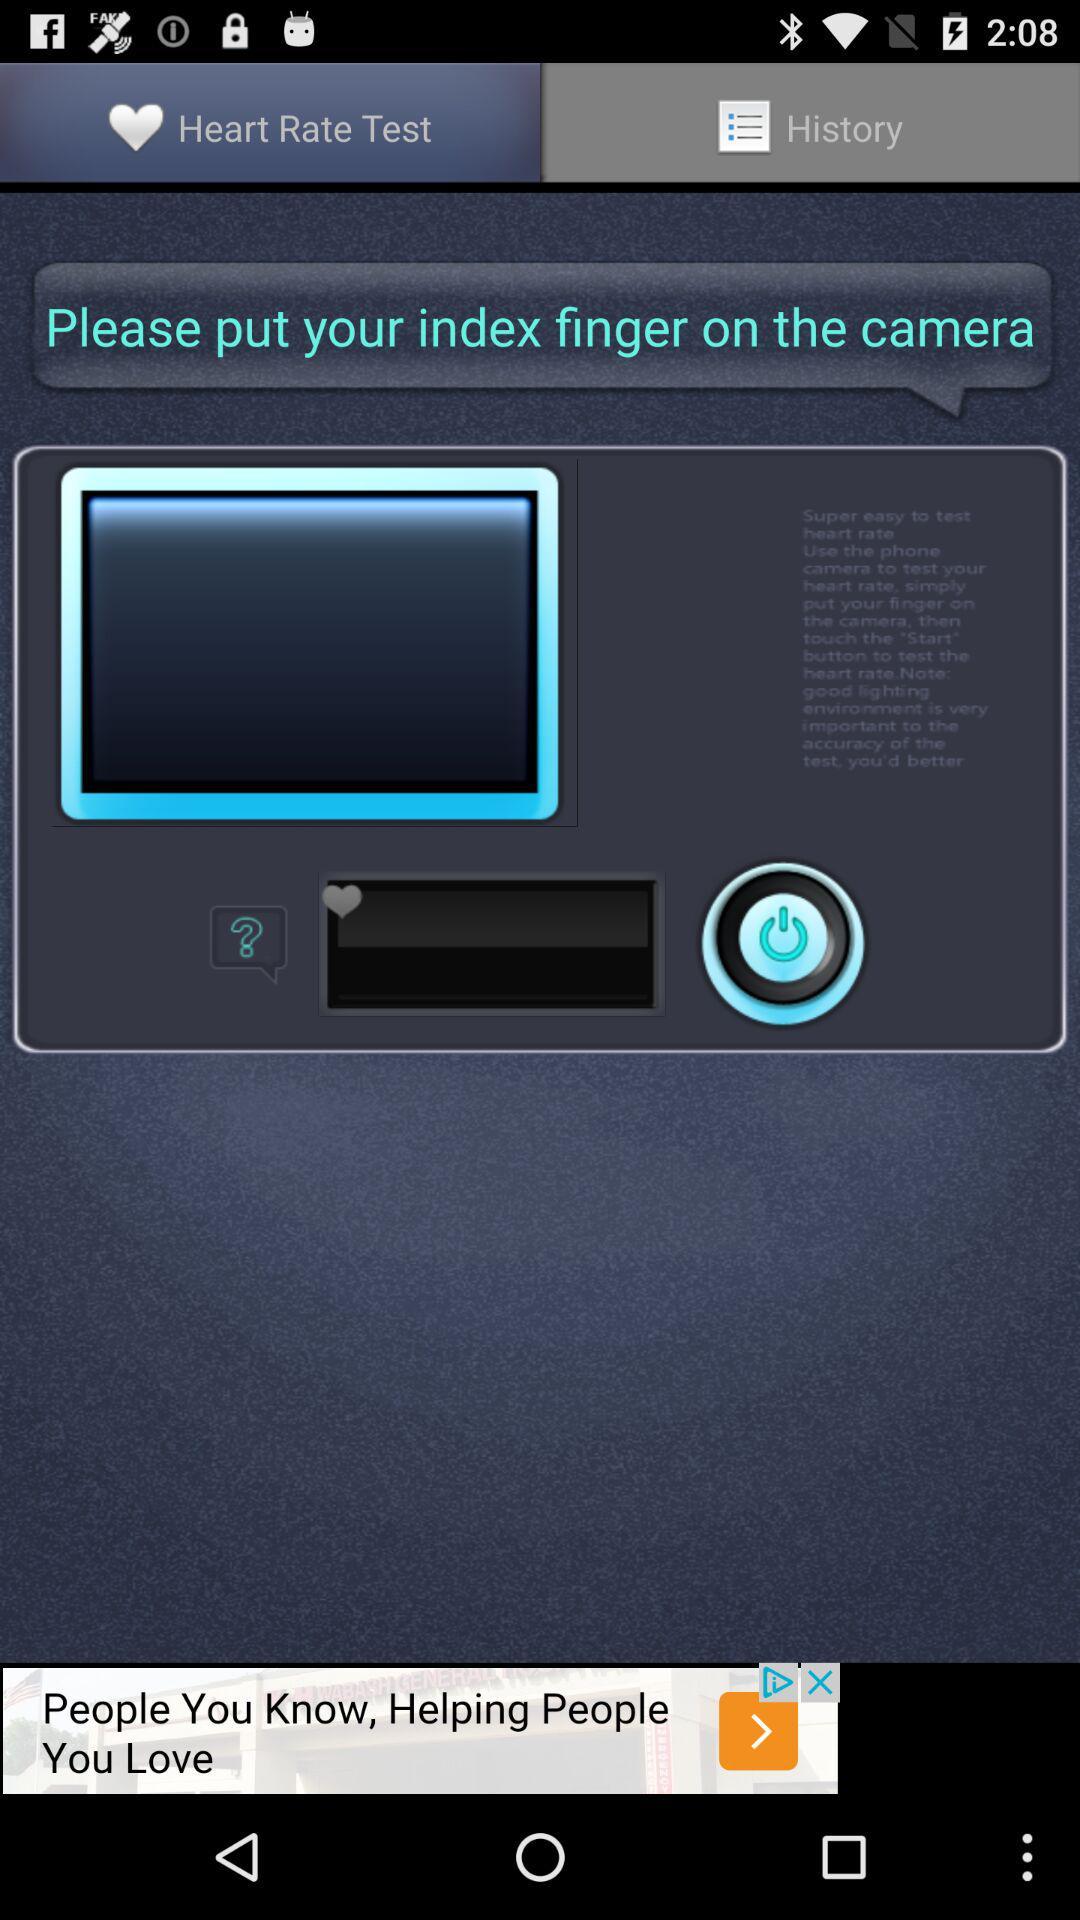 This screenshot has width=1080, height=1920. What do you see at coordinates (782, 942) in the screenshot?
I see `an` at bounding box center [782, 942].